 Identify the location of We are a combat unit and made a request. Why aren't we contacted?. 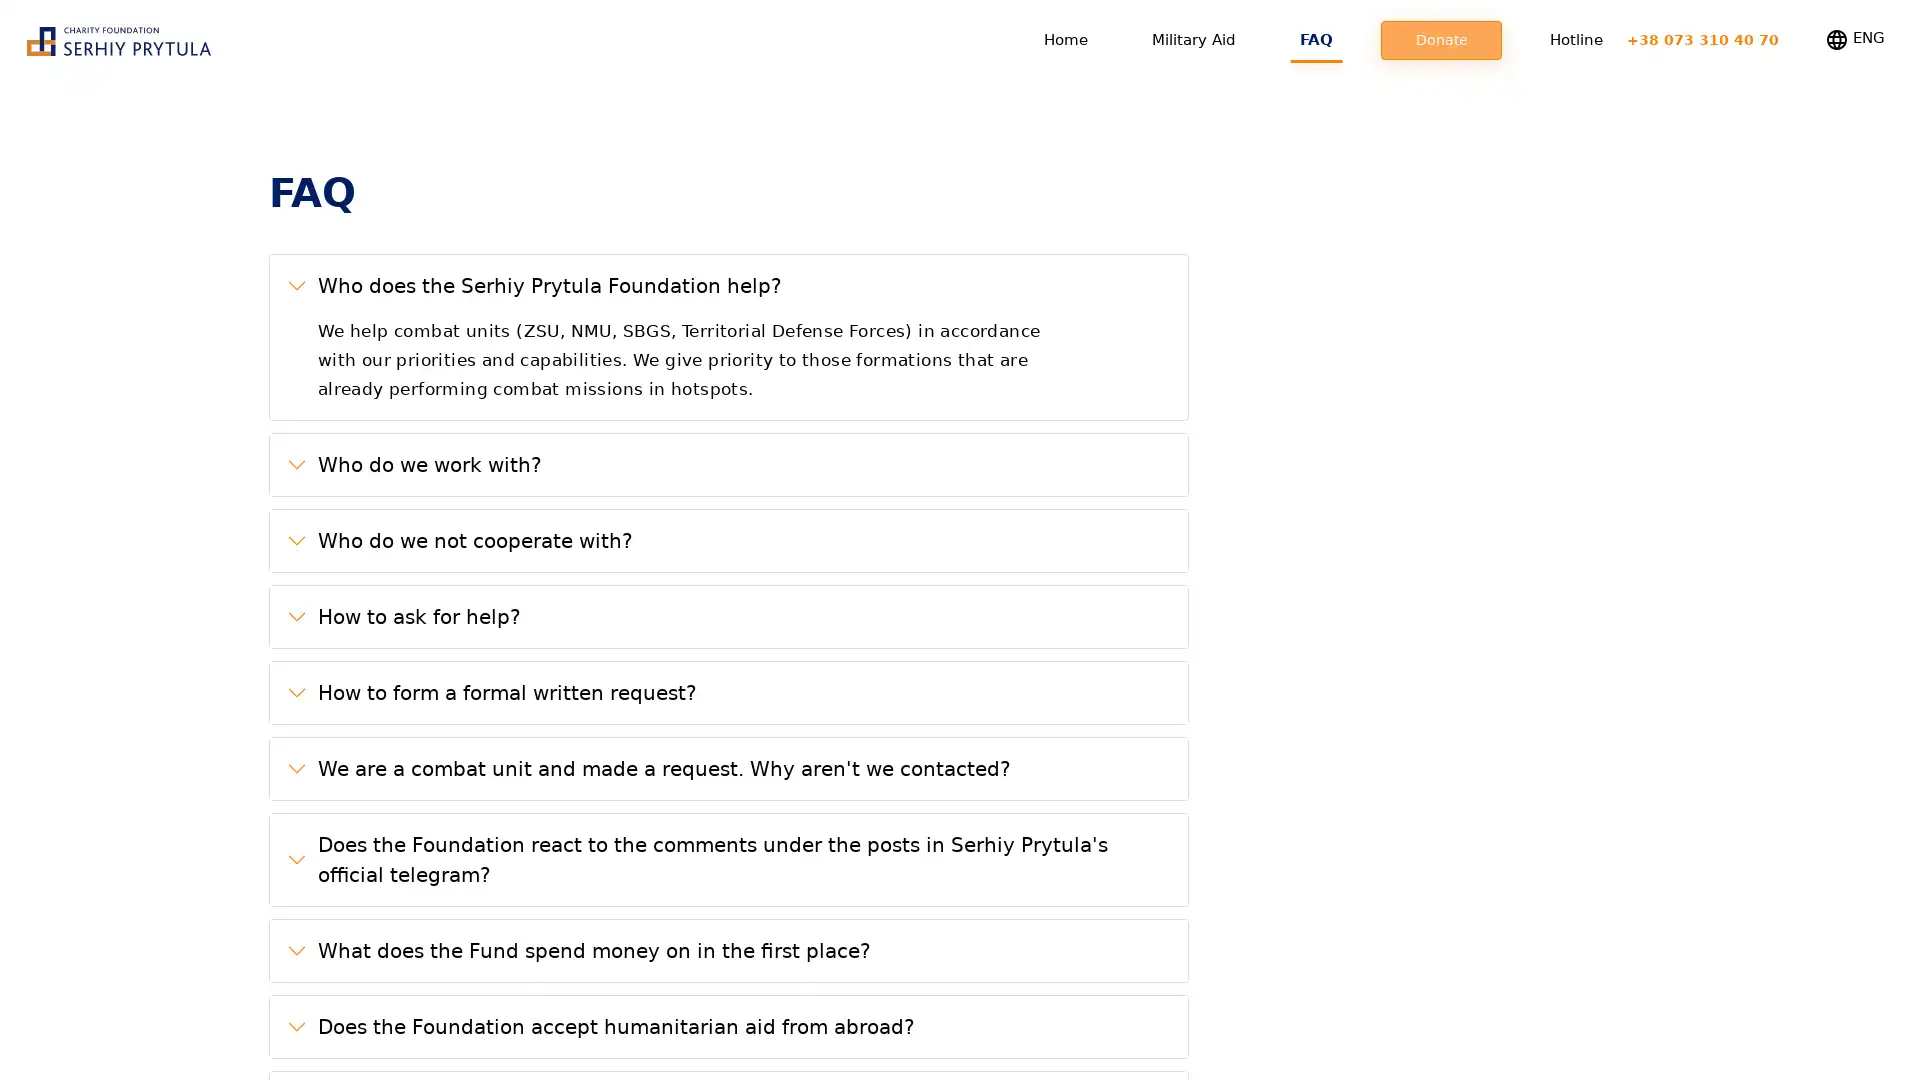
(727, 767).